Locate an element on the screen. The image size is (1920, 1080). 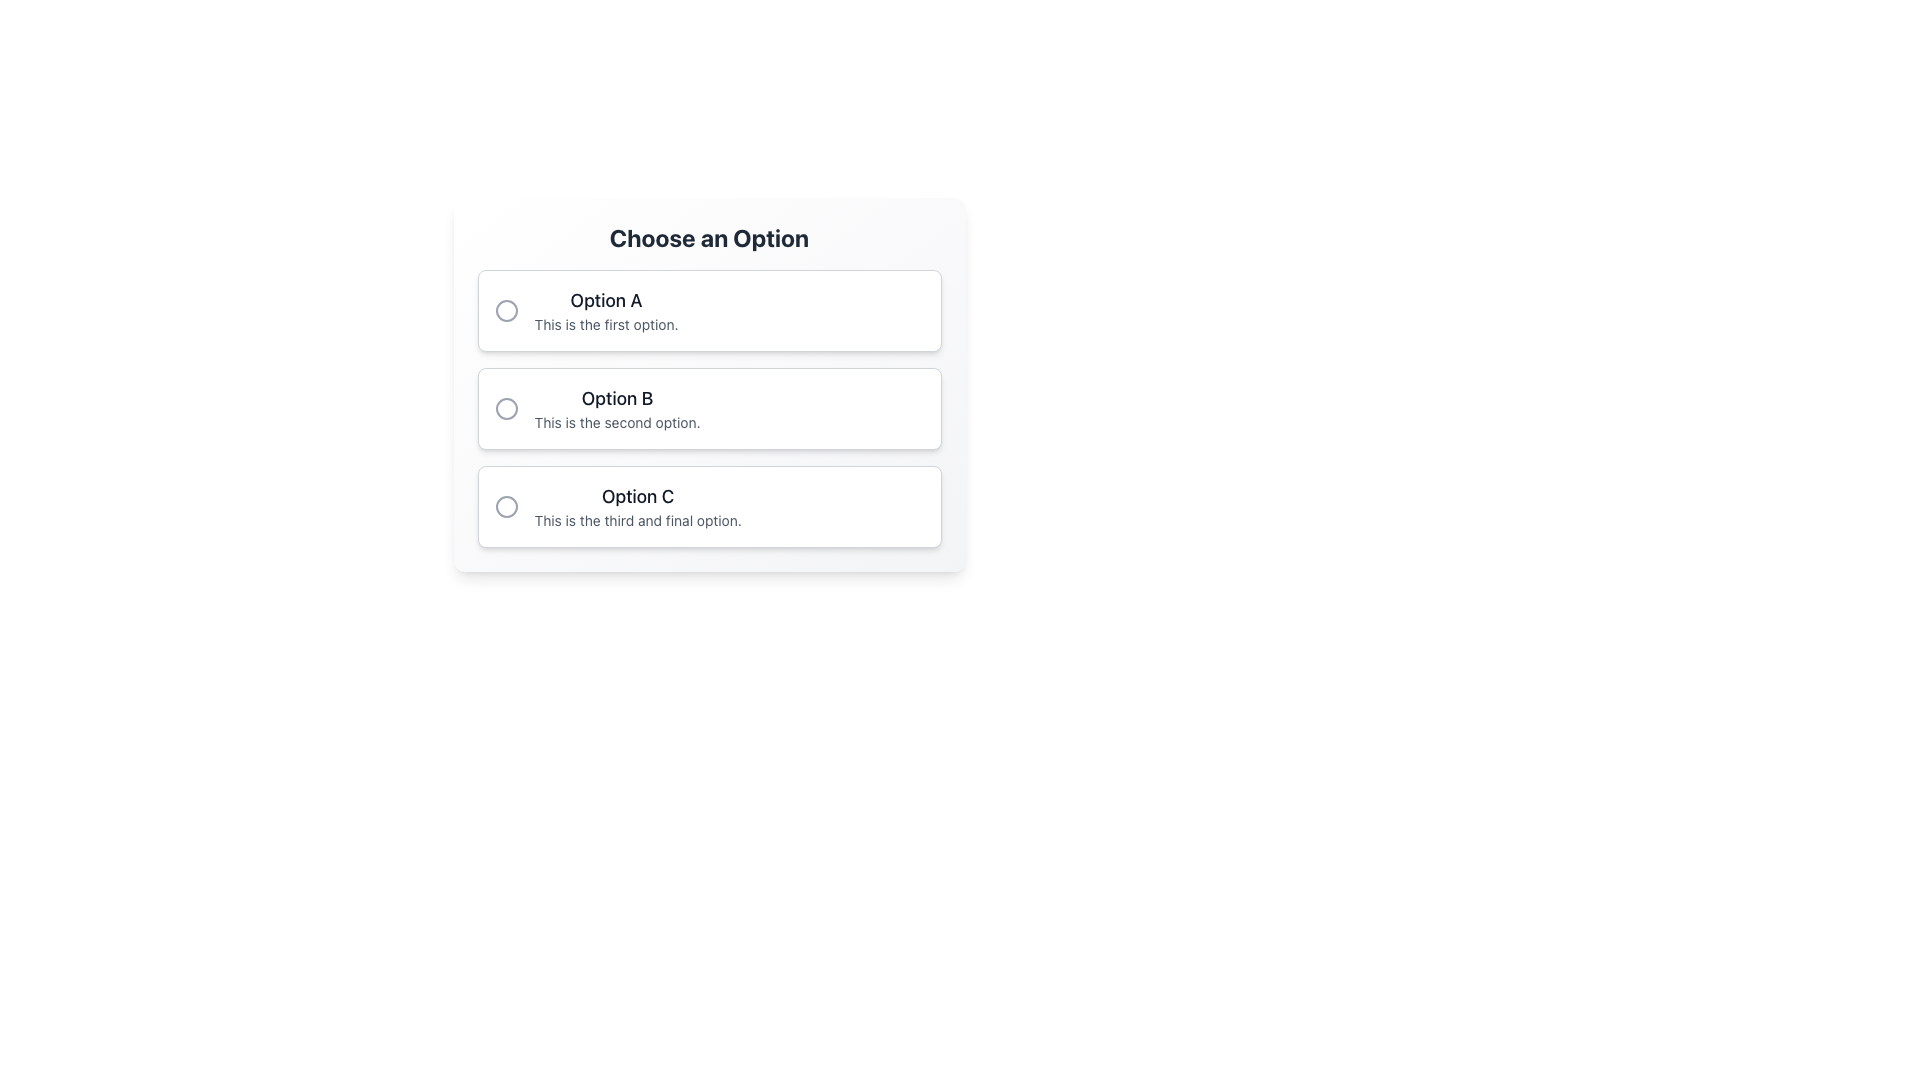
on the radio button for 'Option A' is located at coordinates (506, 311).